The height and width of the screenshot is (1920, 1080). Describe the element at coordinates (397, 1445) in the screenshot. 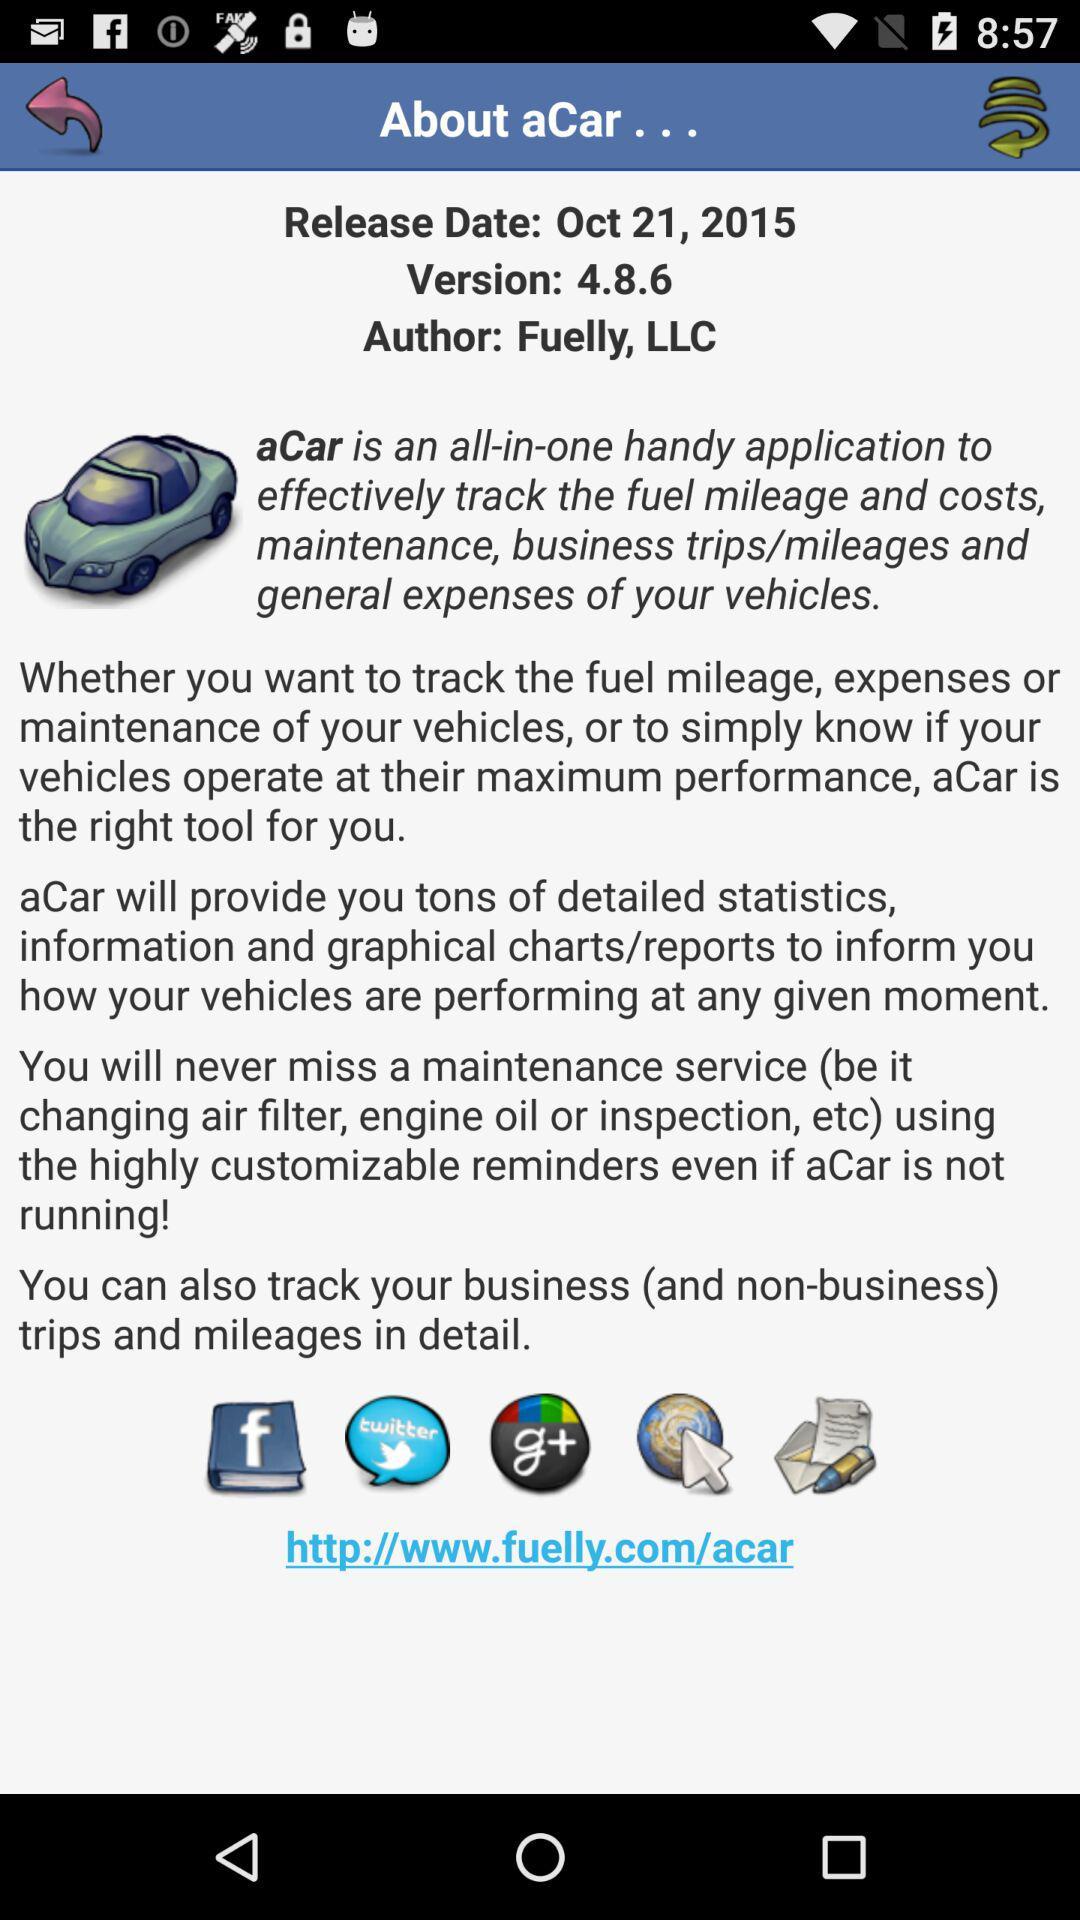

I see `twitter page` at that location.